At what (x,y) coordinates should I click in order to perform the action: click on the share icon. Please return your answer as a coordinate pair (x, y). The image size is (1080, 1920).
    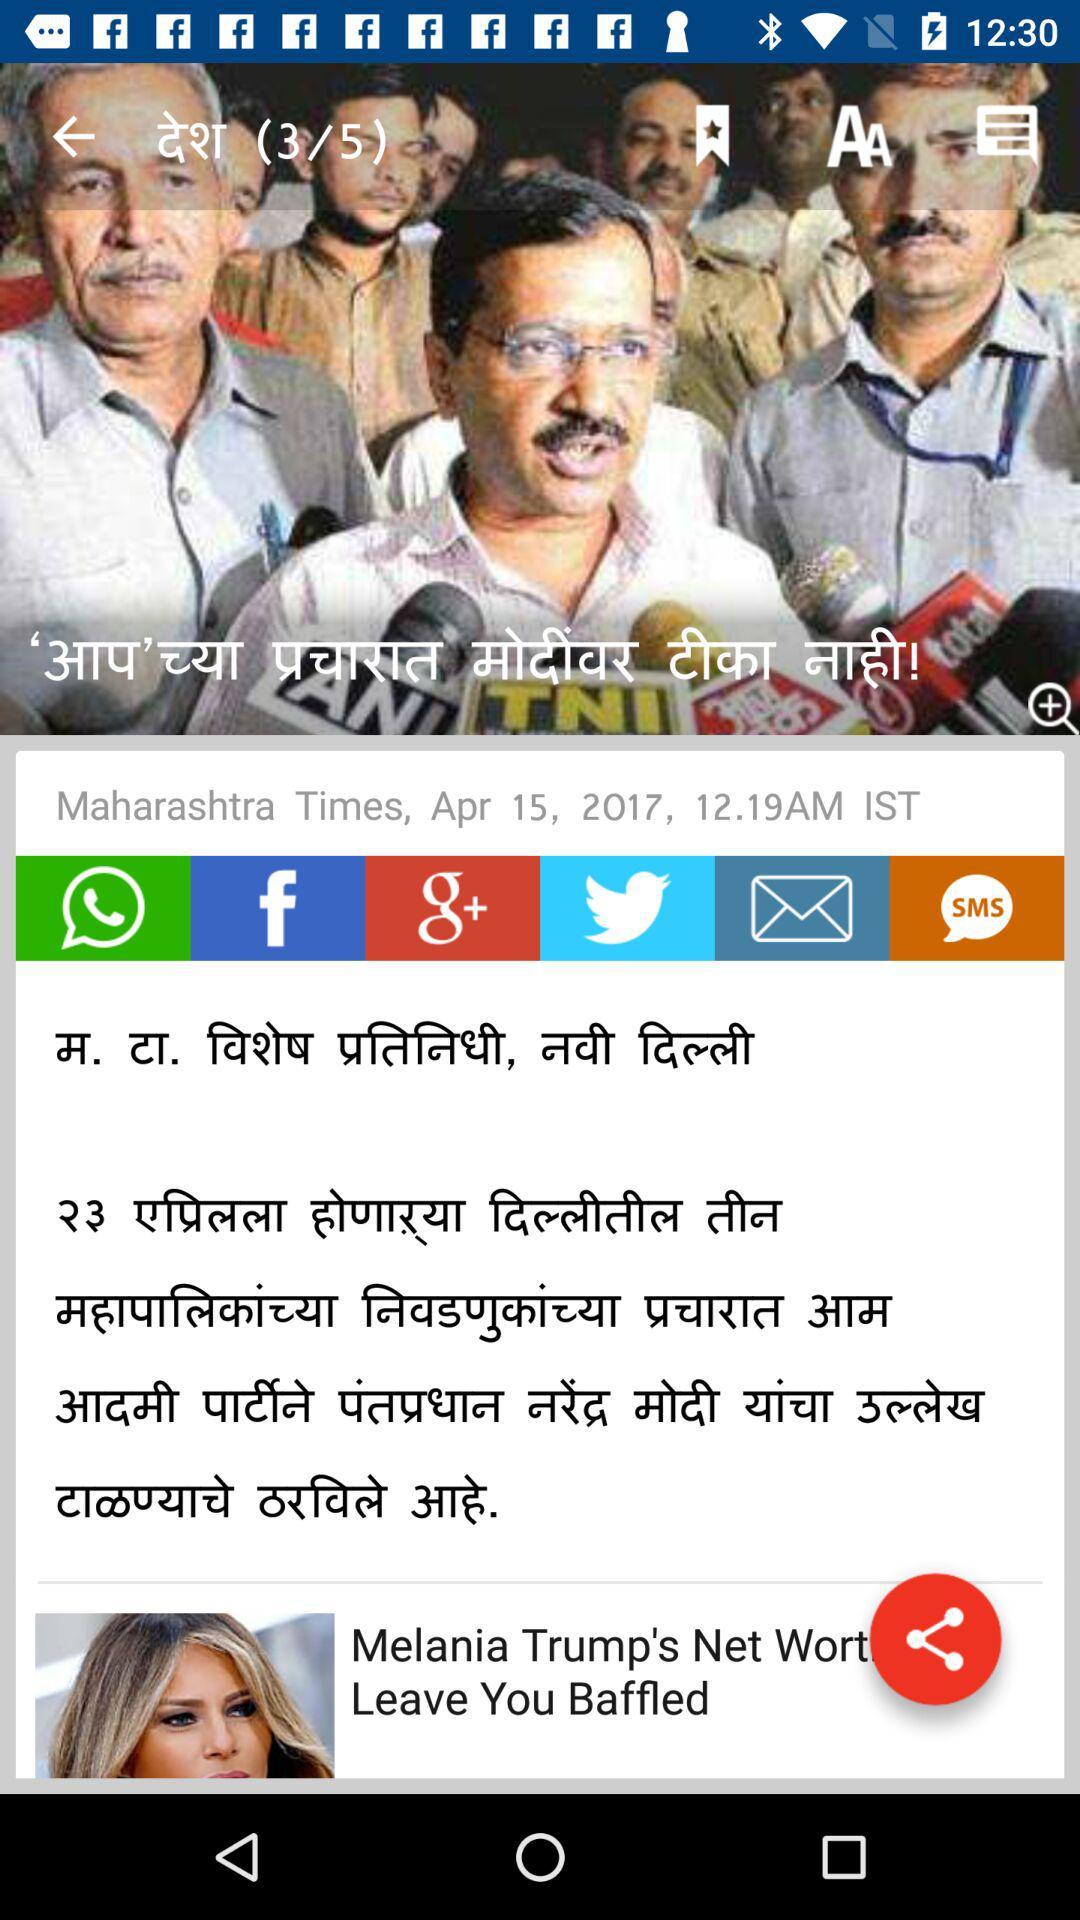
    Looking at the image, I should click on (935, 1649).